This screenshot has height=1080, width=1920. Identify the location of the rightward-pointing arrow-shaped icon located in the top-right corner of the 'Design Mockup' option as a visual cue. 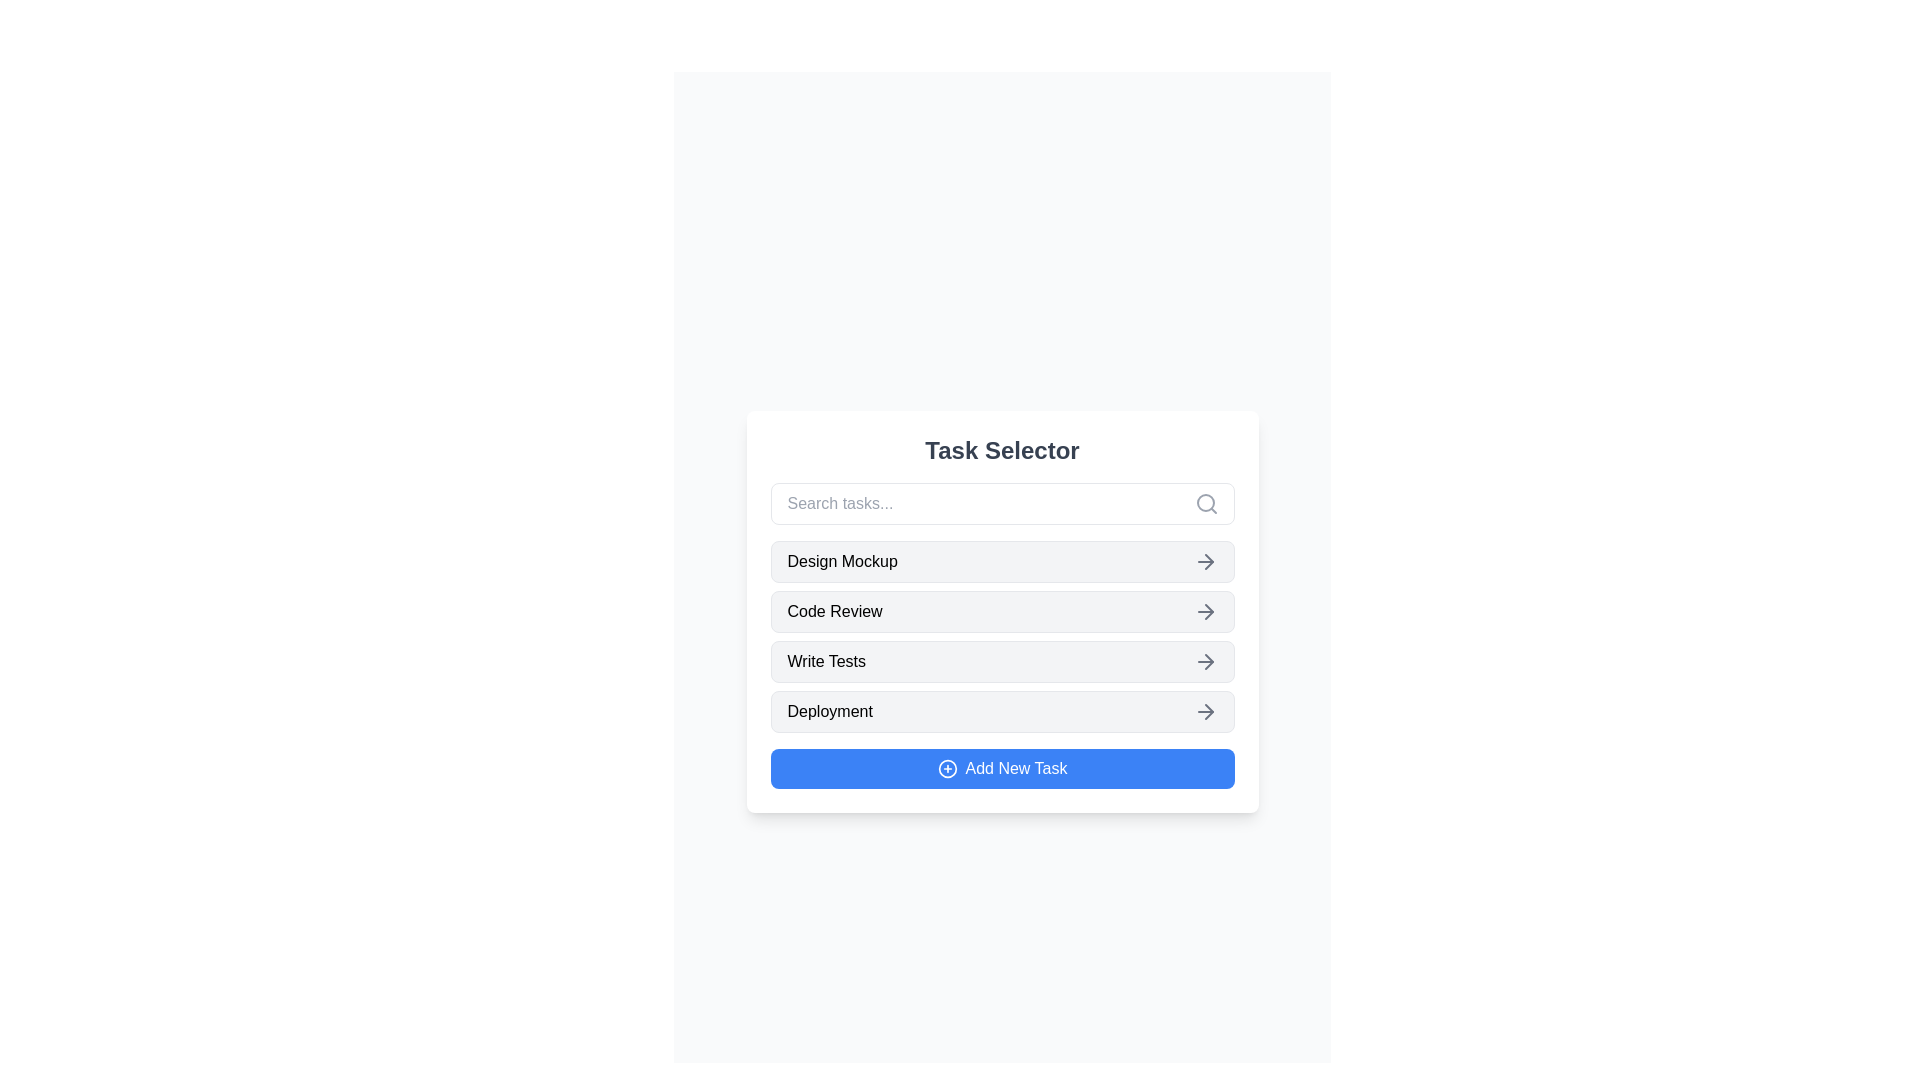
(1208, 562).